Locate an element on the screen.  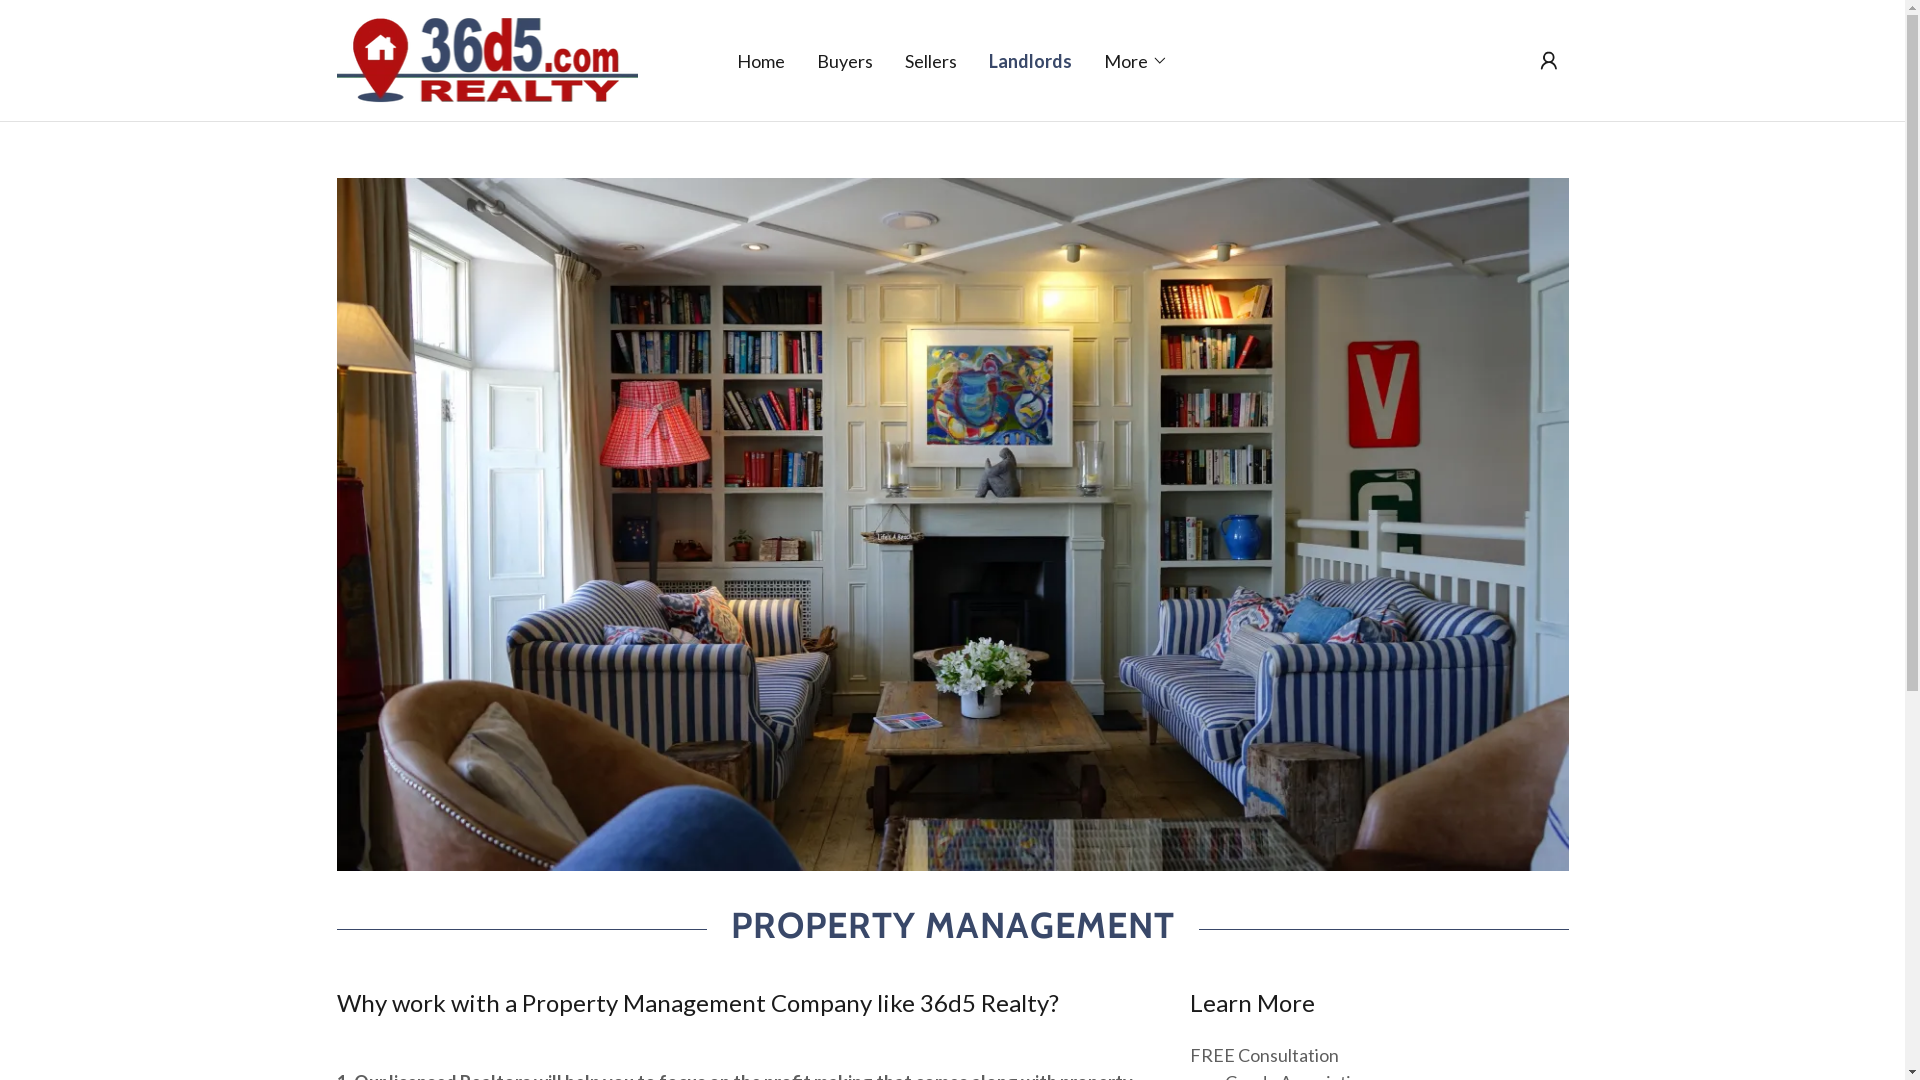
'More' is located at coordinates (1136, 59).